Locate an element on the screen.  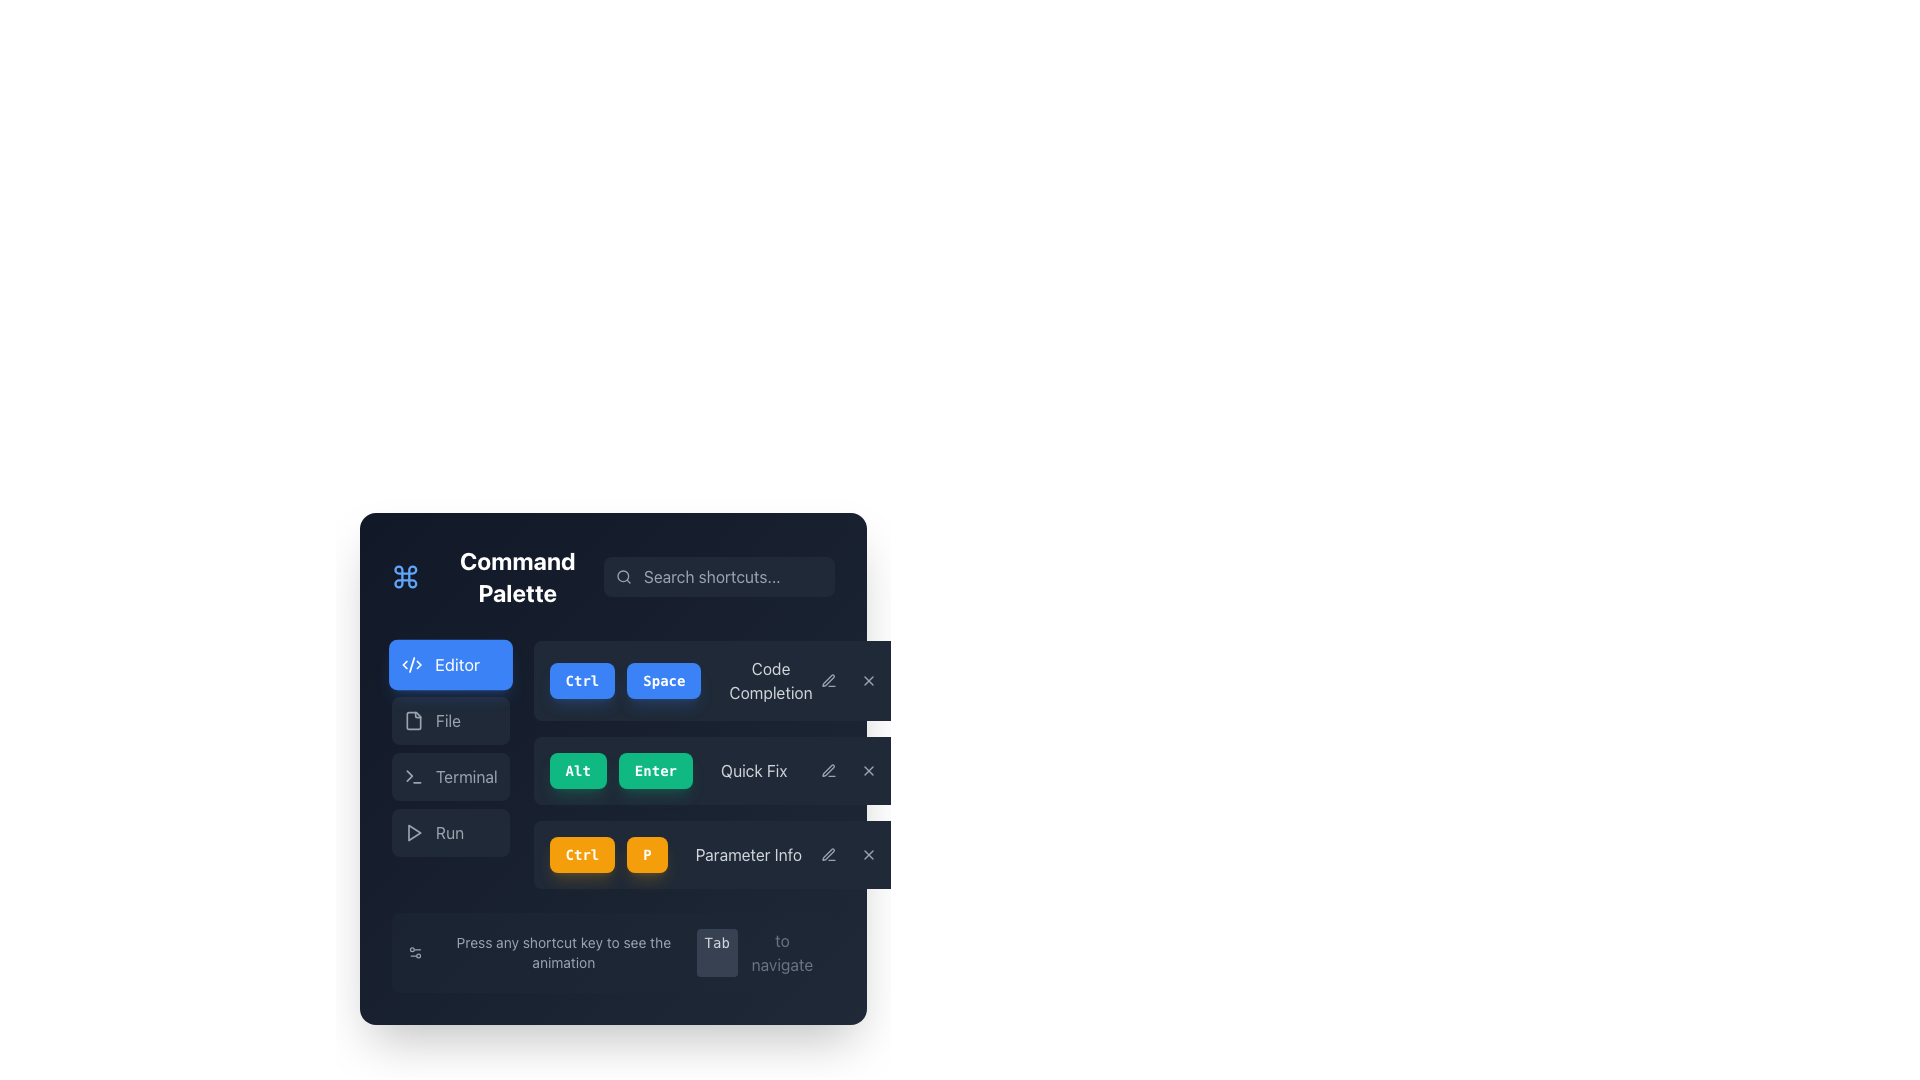
the 'X' Icon Button located in the top-right corner of the 'Parameter Info' row within the Command Palette modal window to trigger its hover effects is located at coordinates (868, 855).